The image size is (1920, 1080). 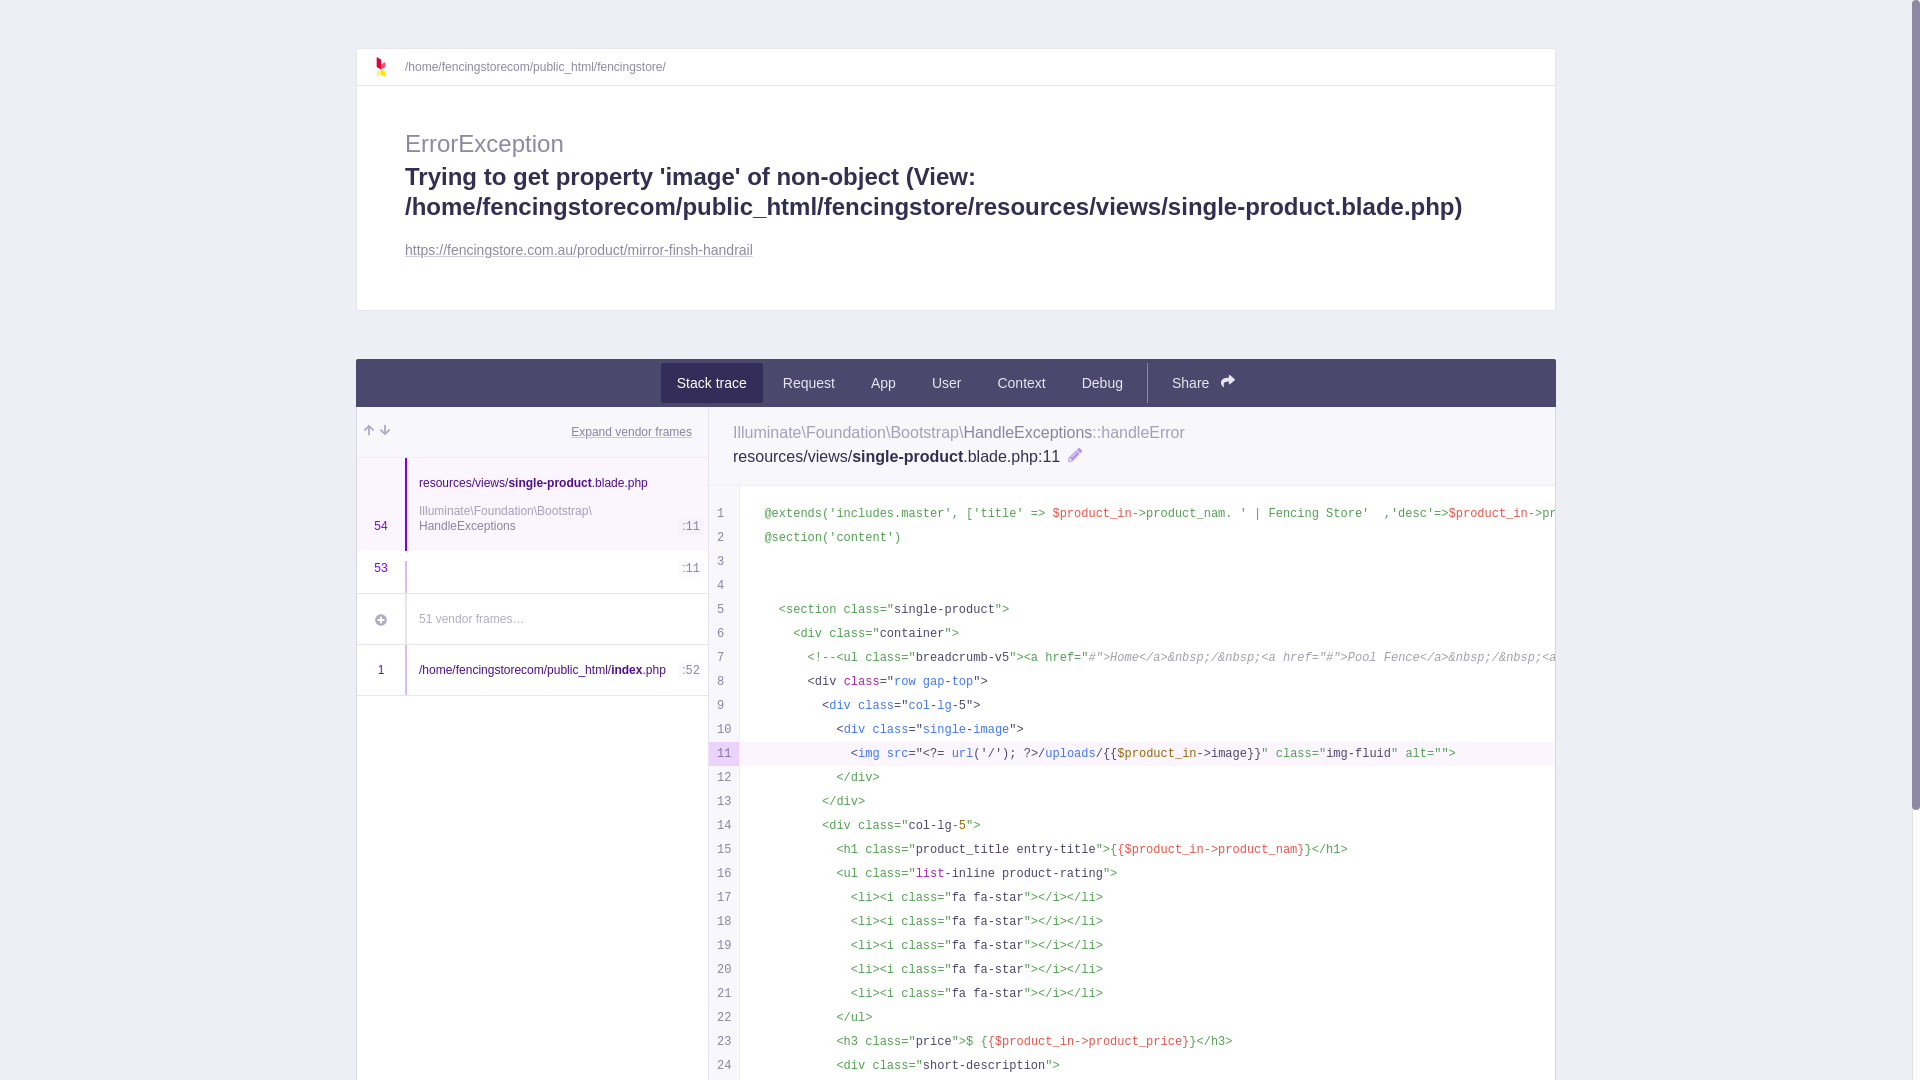 What do you see at coordinates (630, 431) in the screenshot?
I see `'Expand vendor frames'` at bounding box center [630, 431].